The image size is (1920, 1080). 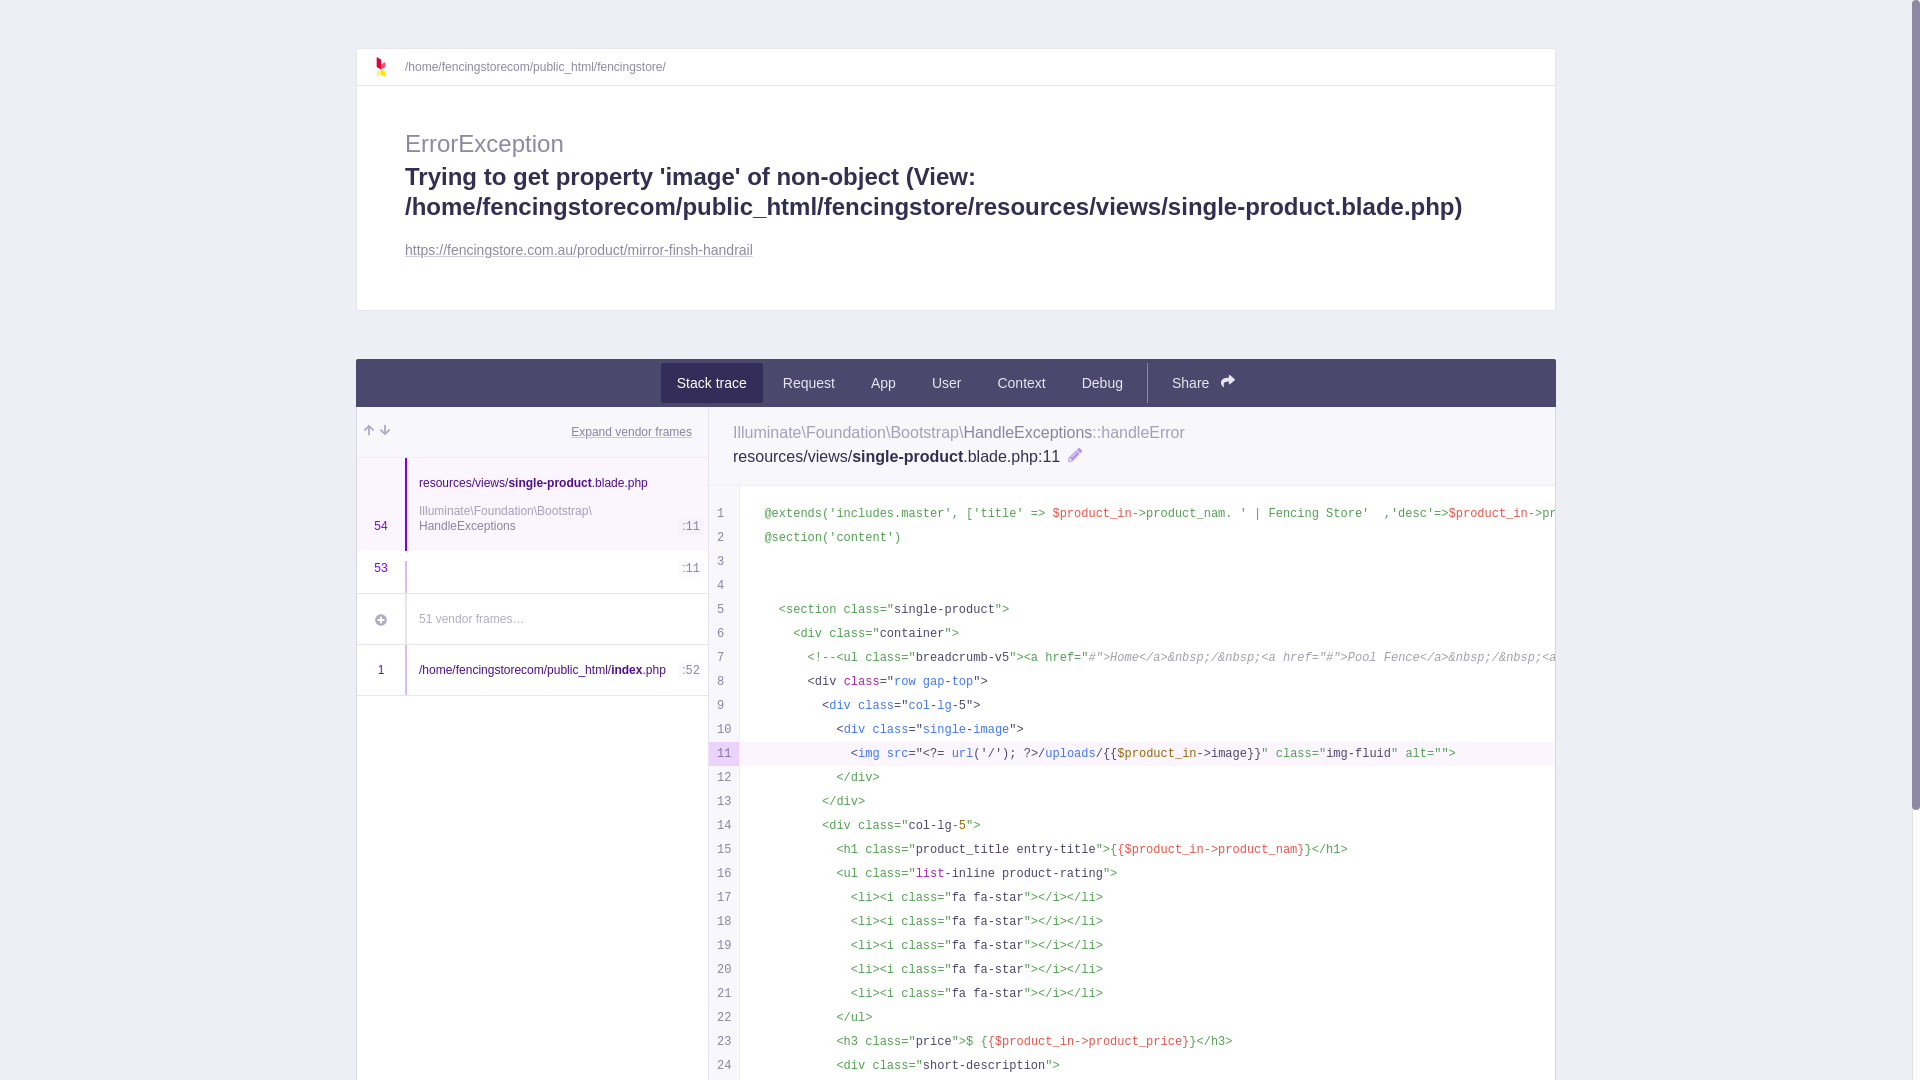 What do you see at coordinates (630, 431) in the screenshot?
I see `'Expand vendor frames'` at bounding box center [630, 431].